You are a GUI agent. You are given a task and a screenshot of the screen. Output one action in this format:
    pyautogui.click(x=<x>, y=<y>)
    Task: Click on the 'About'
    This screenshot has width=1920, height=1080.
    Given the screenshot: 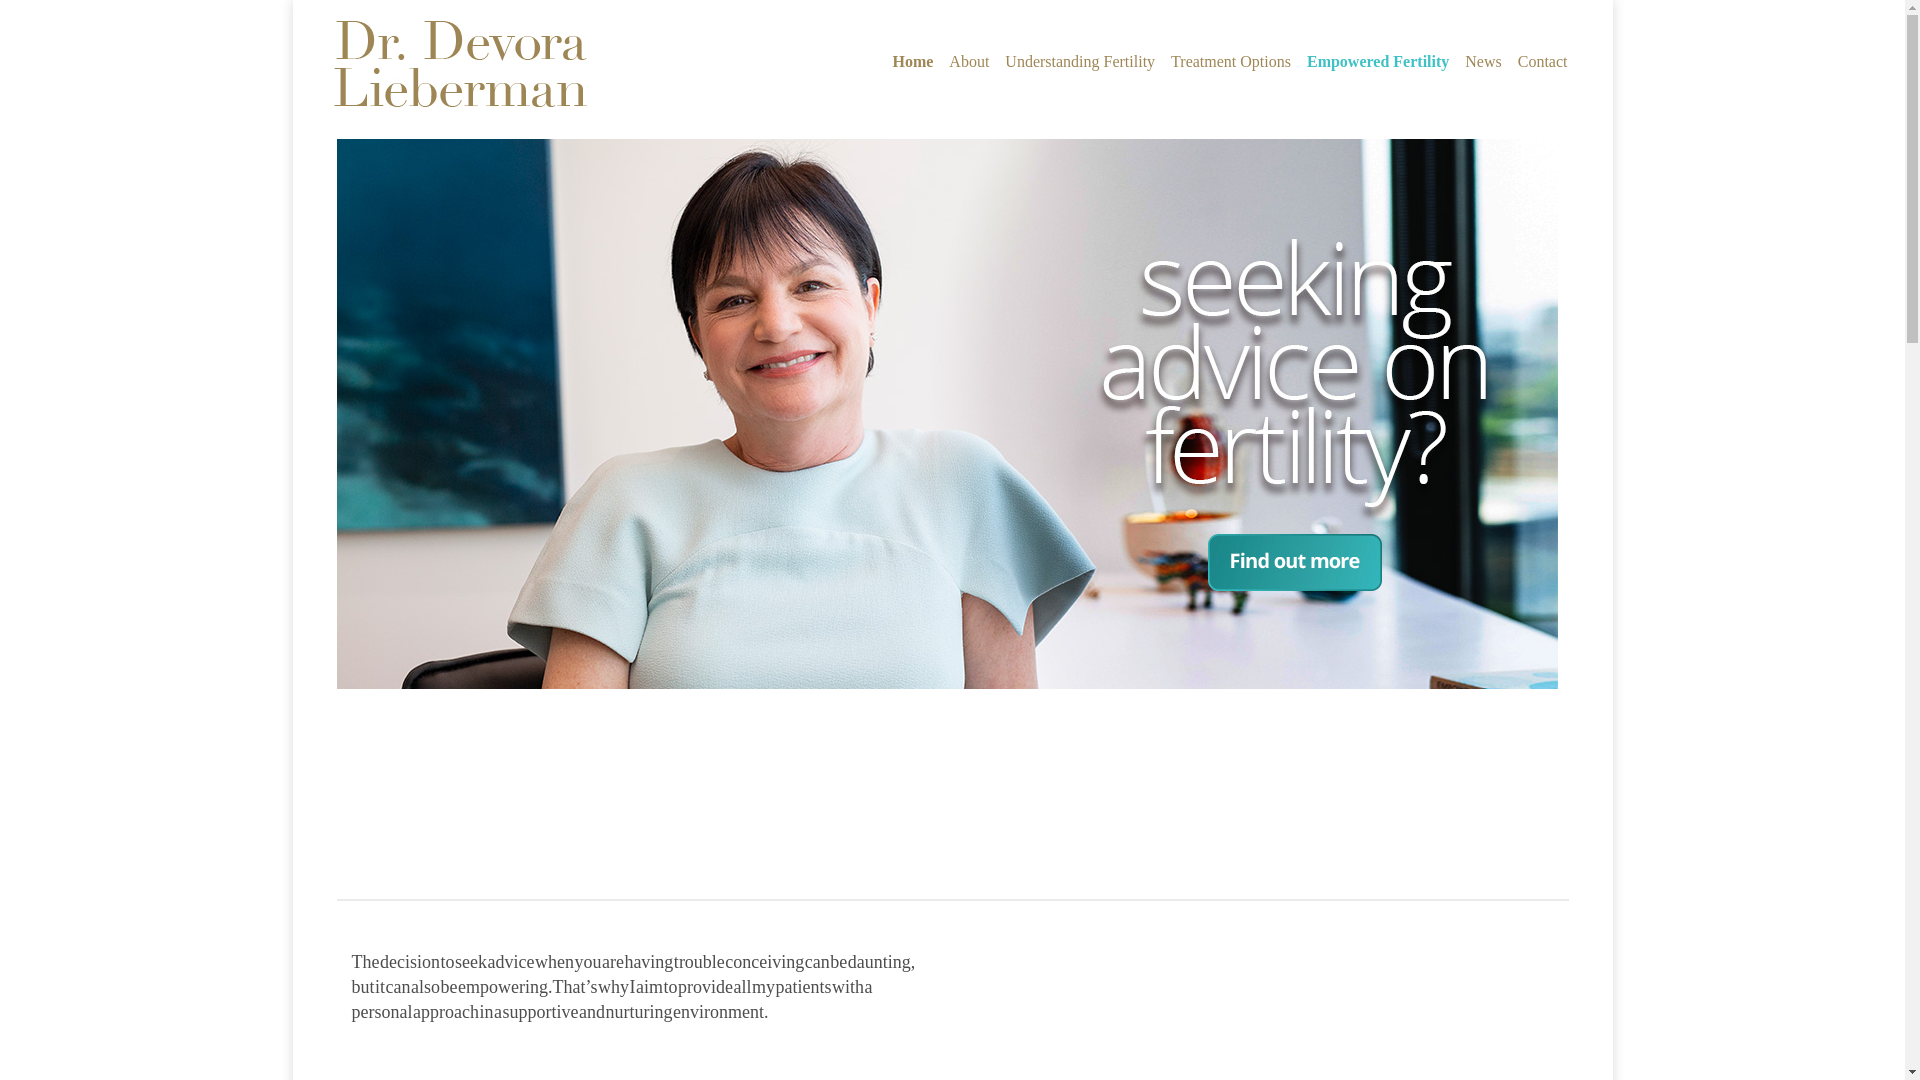 What is the action you would take?
    pyautogui.click(x=969, y=61)
    